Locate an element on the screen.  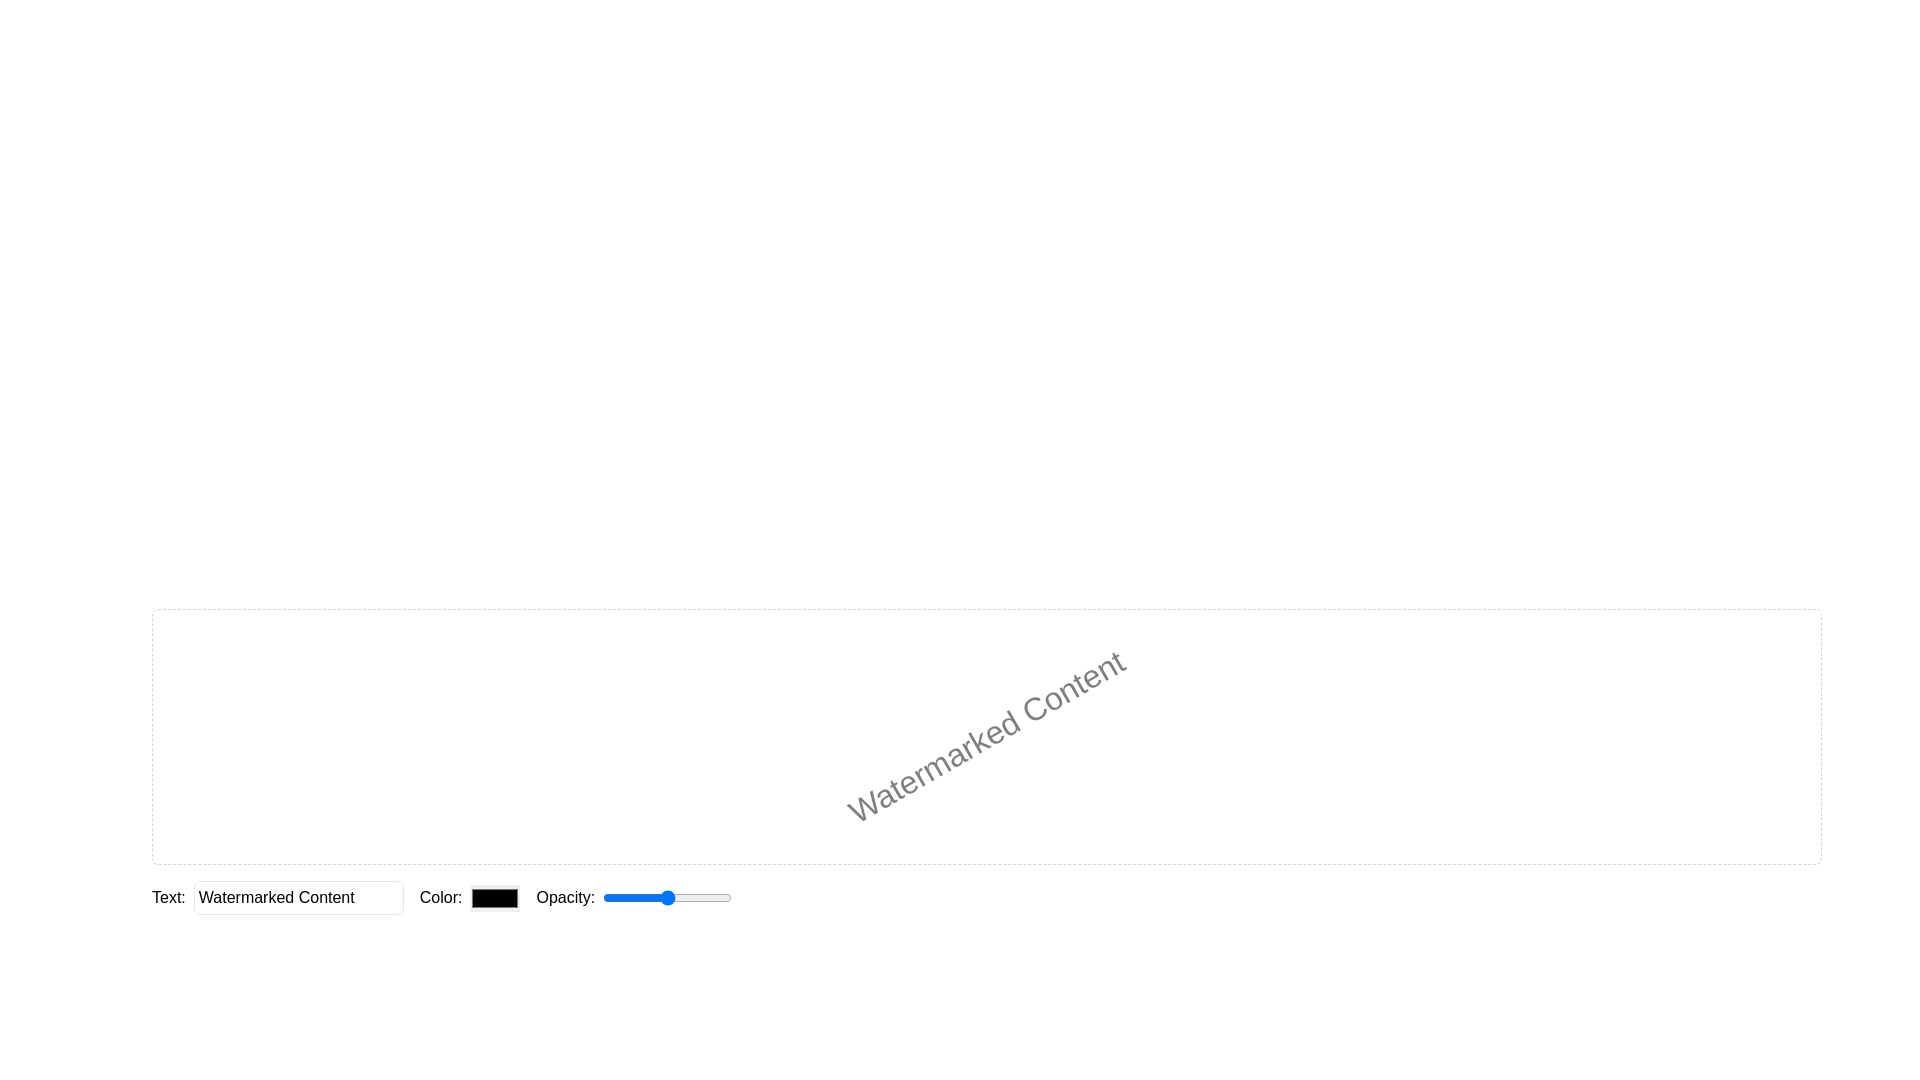
the opacity value is located at coordinates (602, 897).